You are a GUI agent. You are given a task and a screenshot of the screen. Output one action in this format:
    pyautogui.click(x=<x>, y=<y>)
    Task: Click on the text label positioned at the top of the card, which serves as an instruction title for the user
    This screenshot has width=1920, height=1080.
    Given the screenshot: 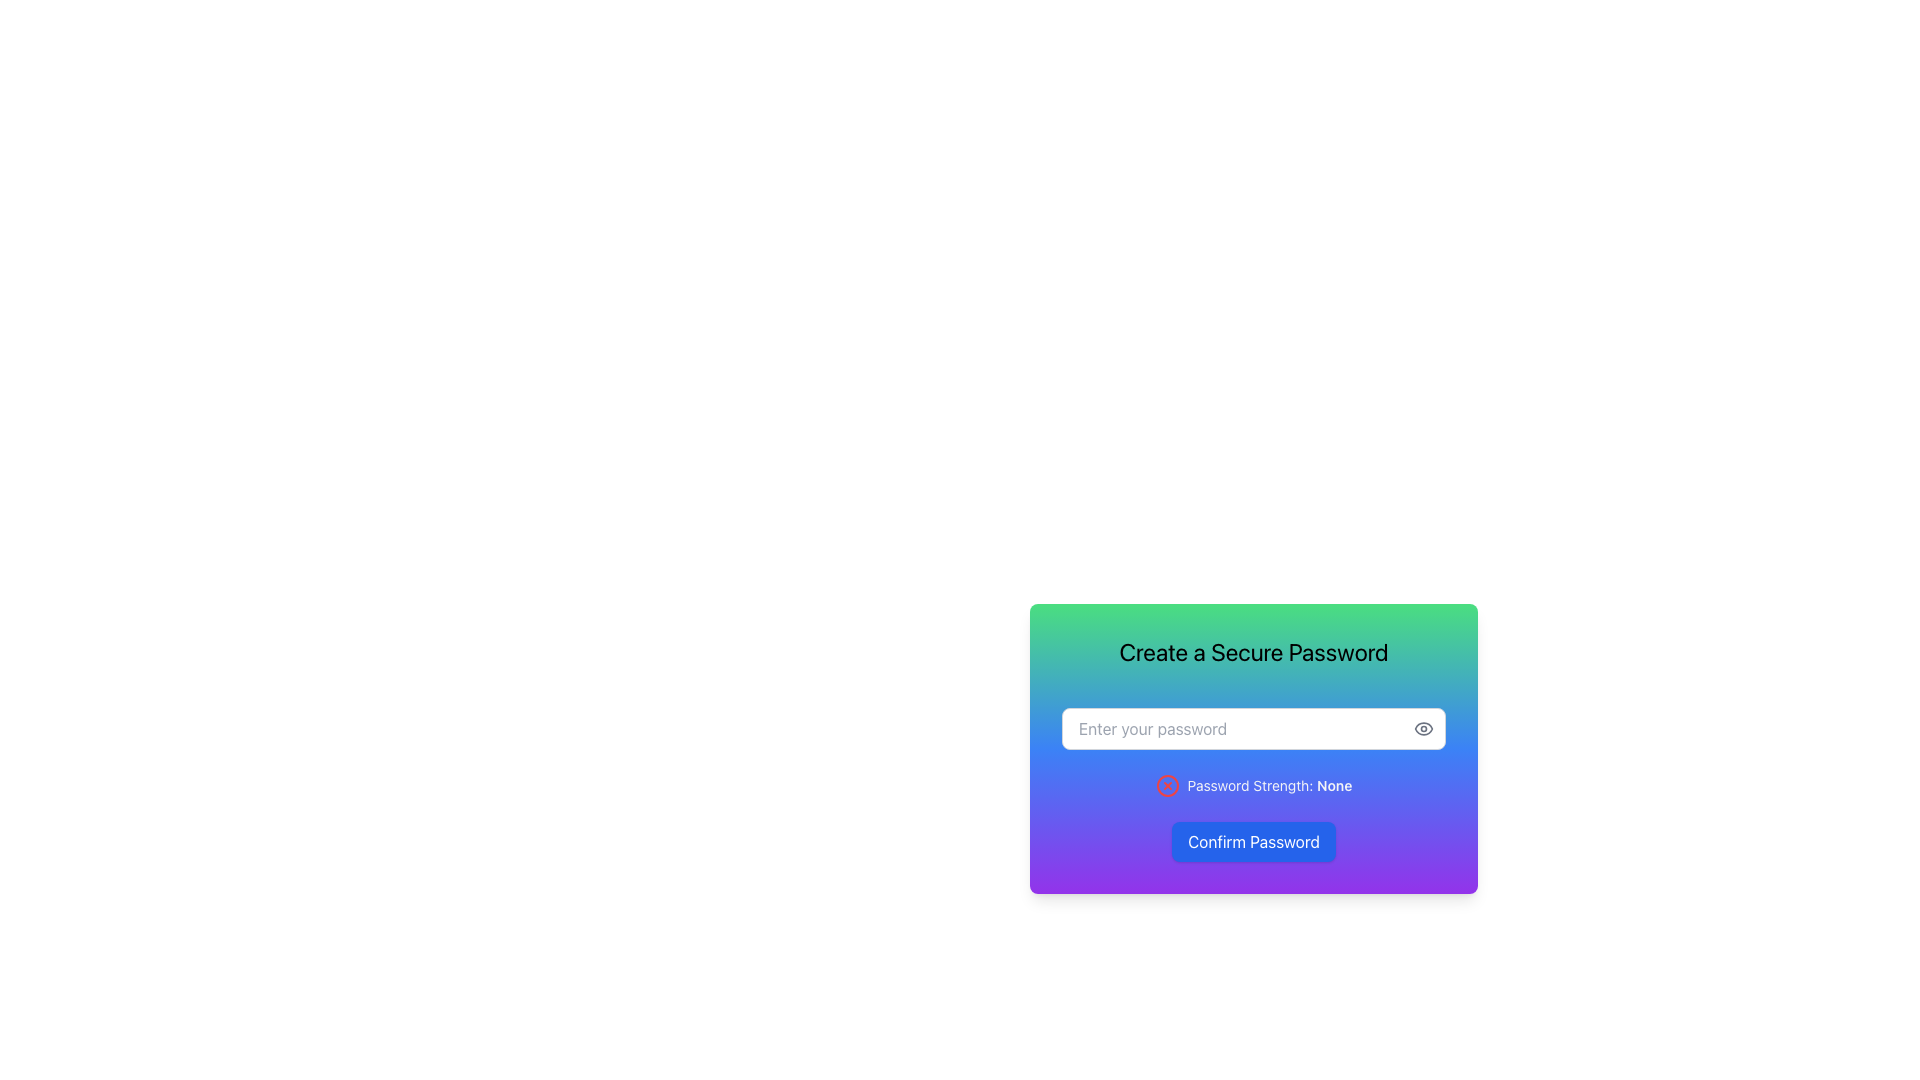 What is the action you would take?
    pyautogui.click(x=1252, y=651)
    